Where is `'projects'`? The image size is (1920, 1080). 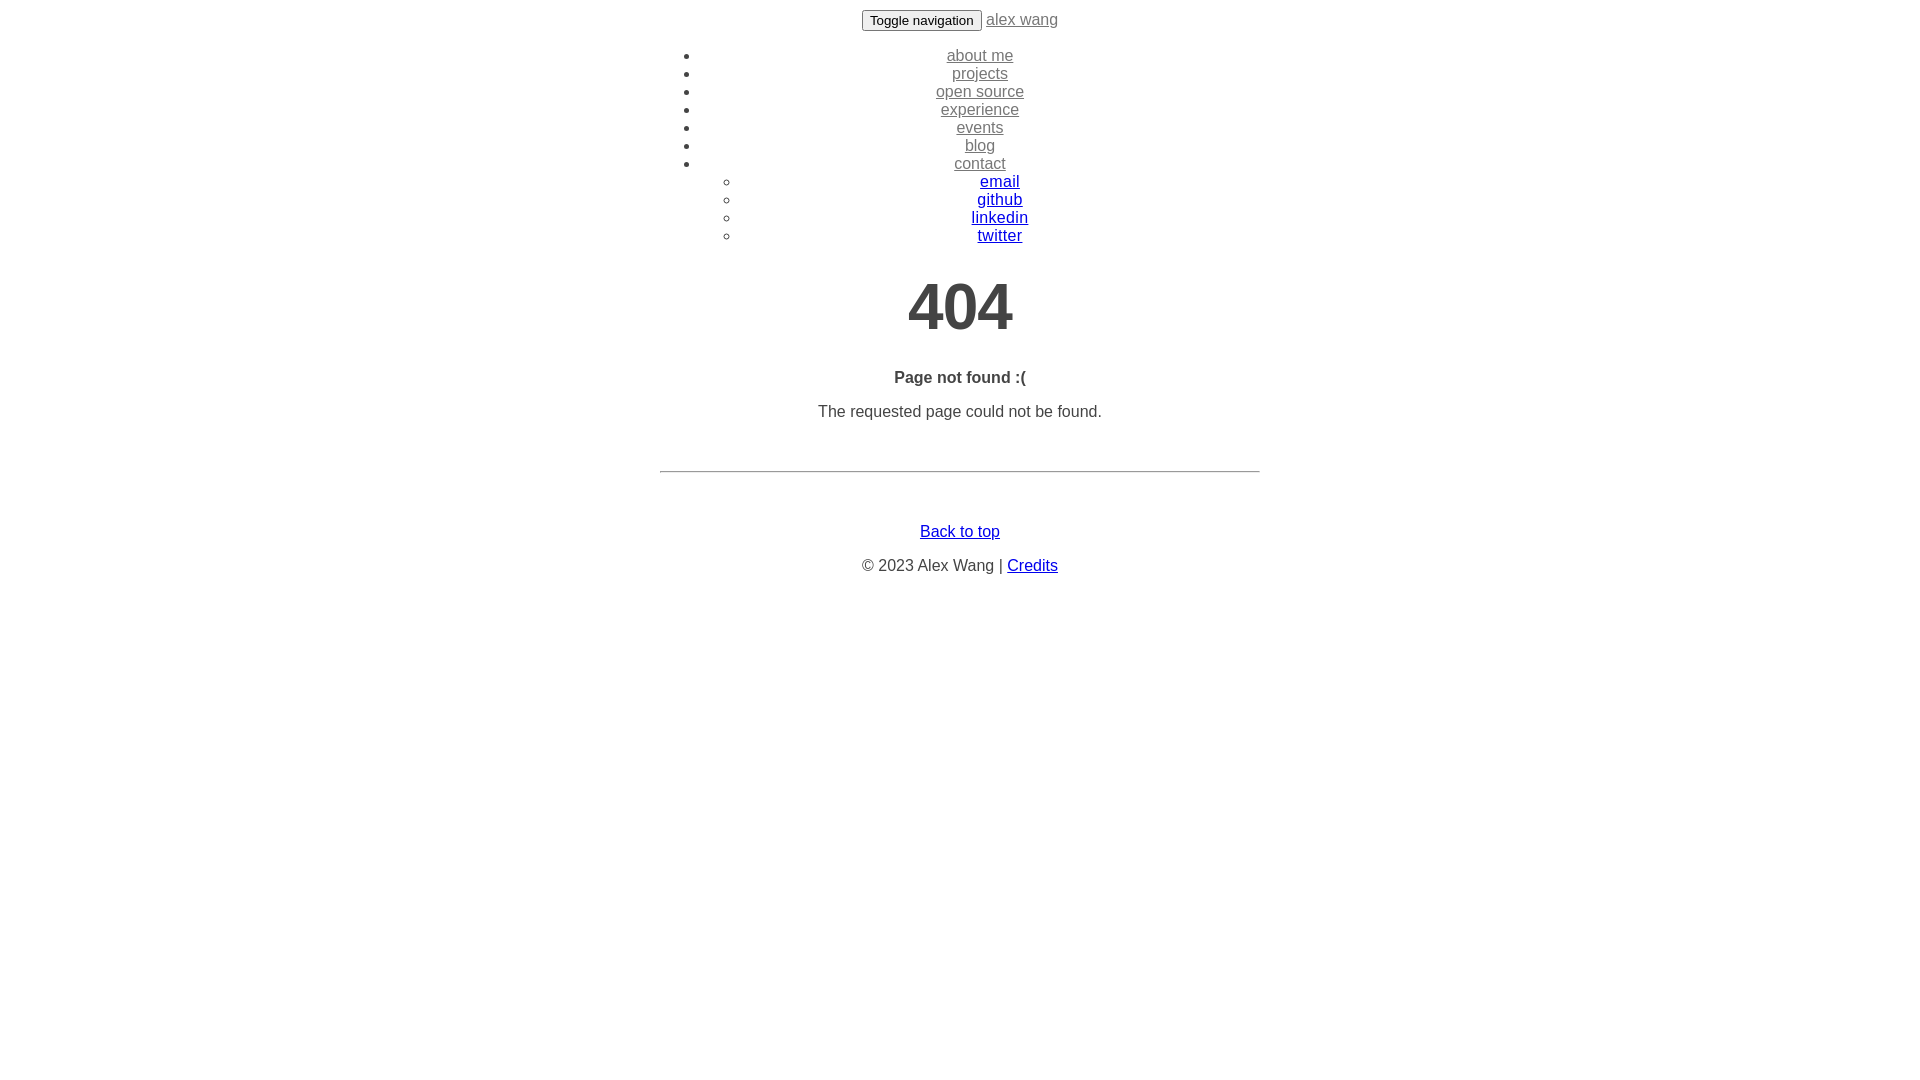 'projects' is located at coordinates (979, 72).